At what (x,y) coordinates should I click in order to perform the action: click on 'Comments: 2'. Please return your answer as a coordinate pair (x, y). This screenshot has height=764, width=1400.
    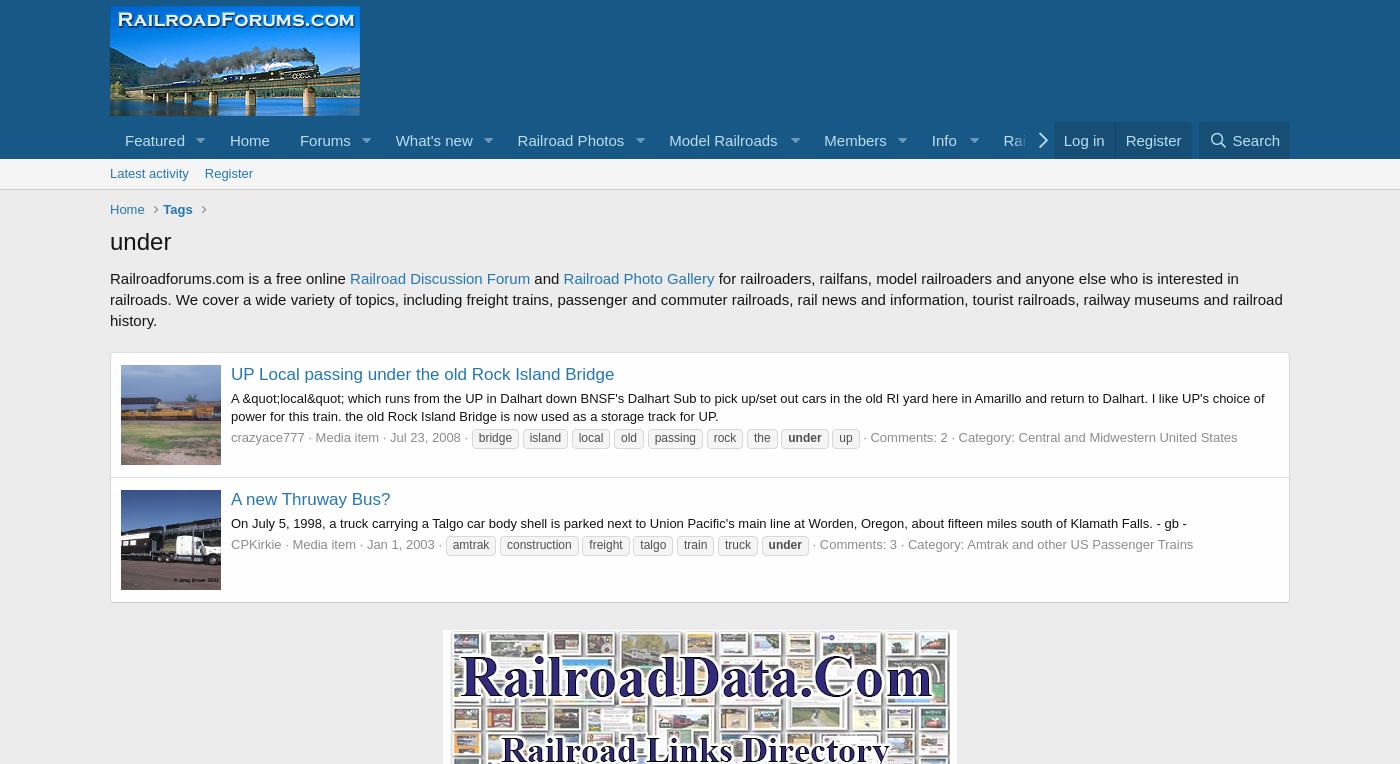
    Looking at the image, I should click on (908, 437).